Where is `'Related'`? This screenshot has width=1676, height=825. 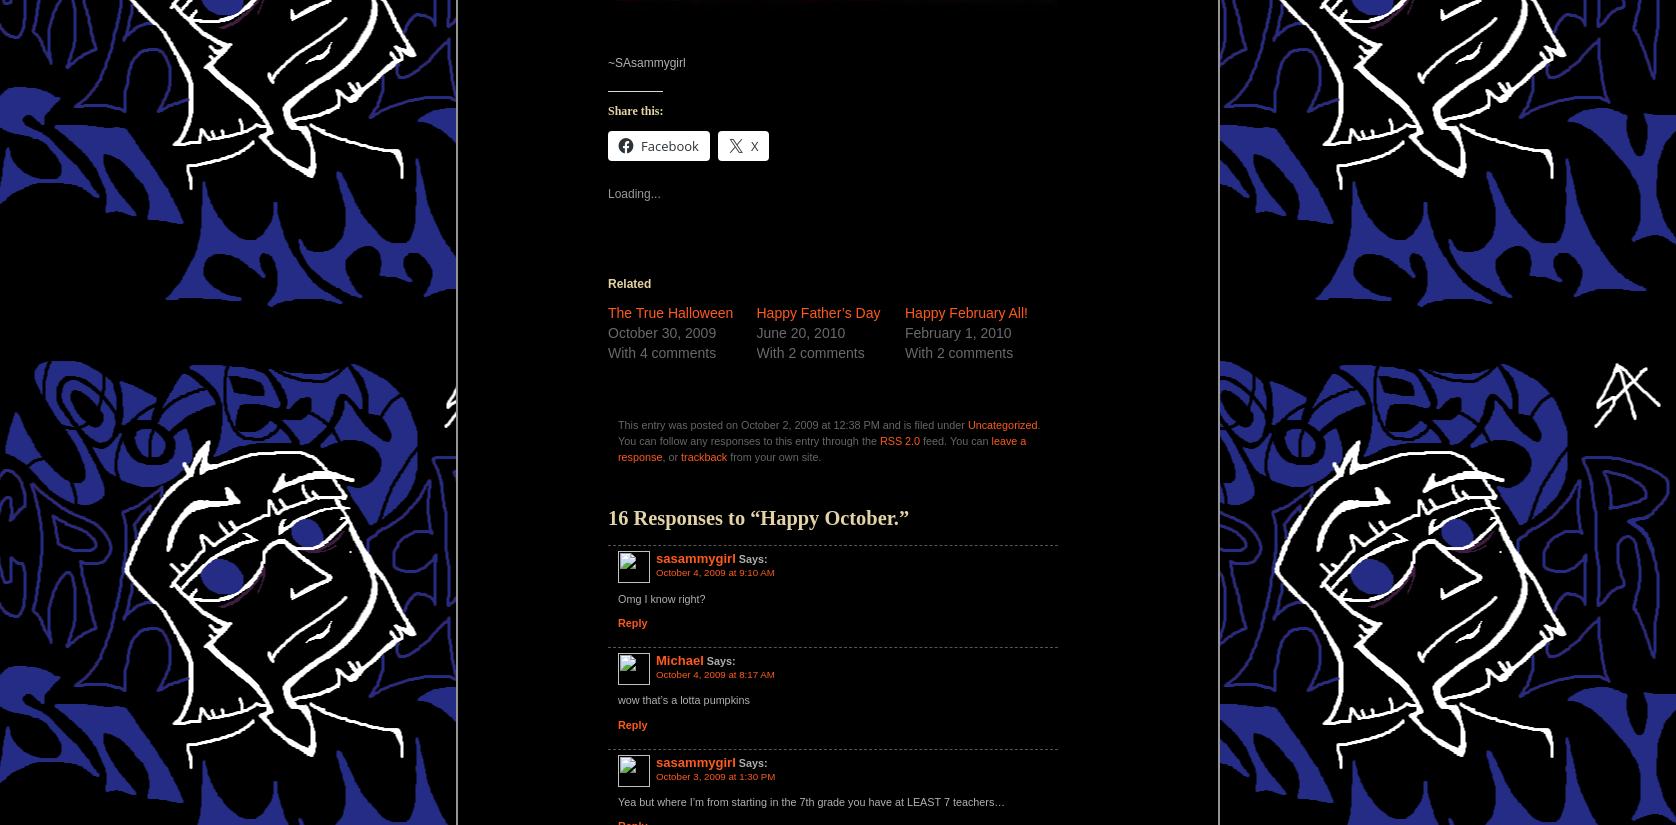
'Related' is located at coordinates (608, 281).